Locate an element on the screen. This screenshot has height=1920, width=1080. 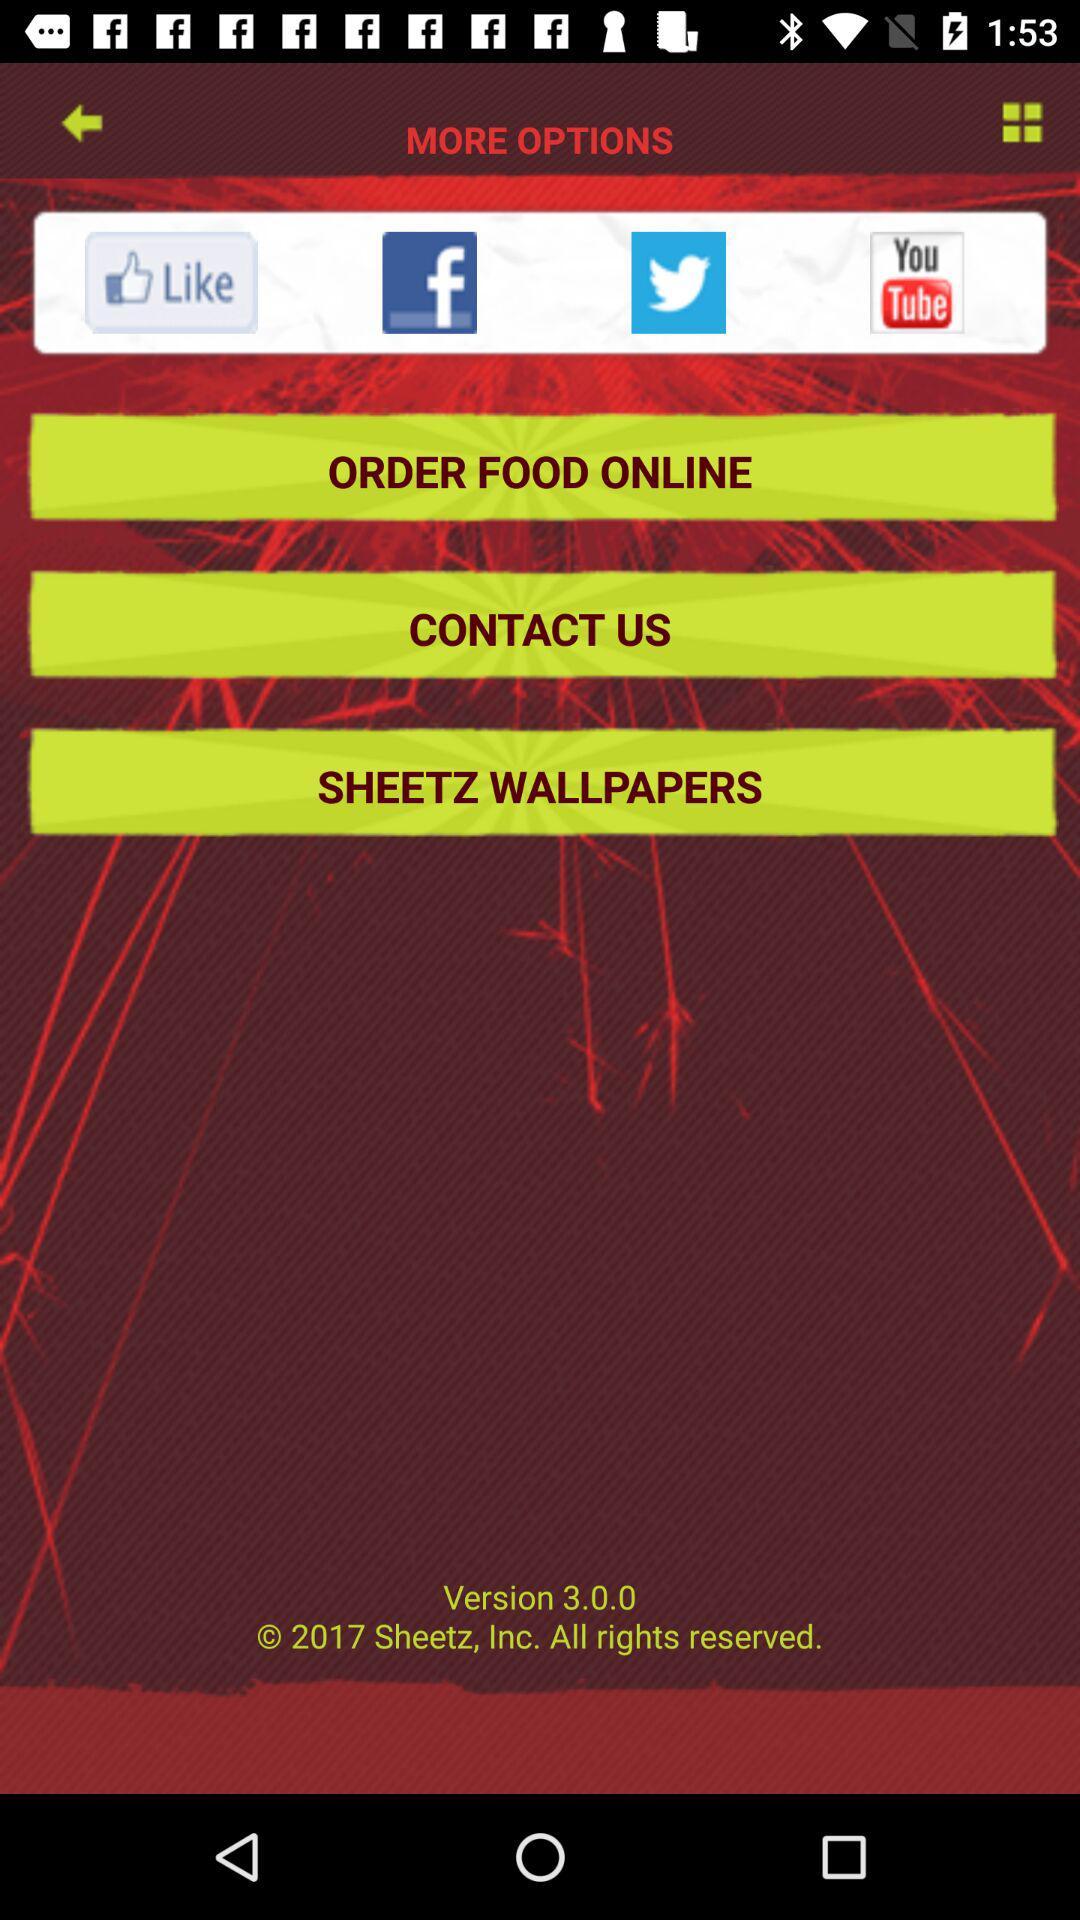
like is located at coordinates (170, 281).